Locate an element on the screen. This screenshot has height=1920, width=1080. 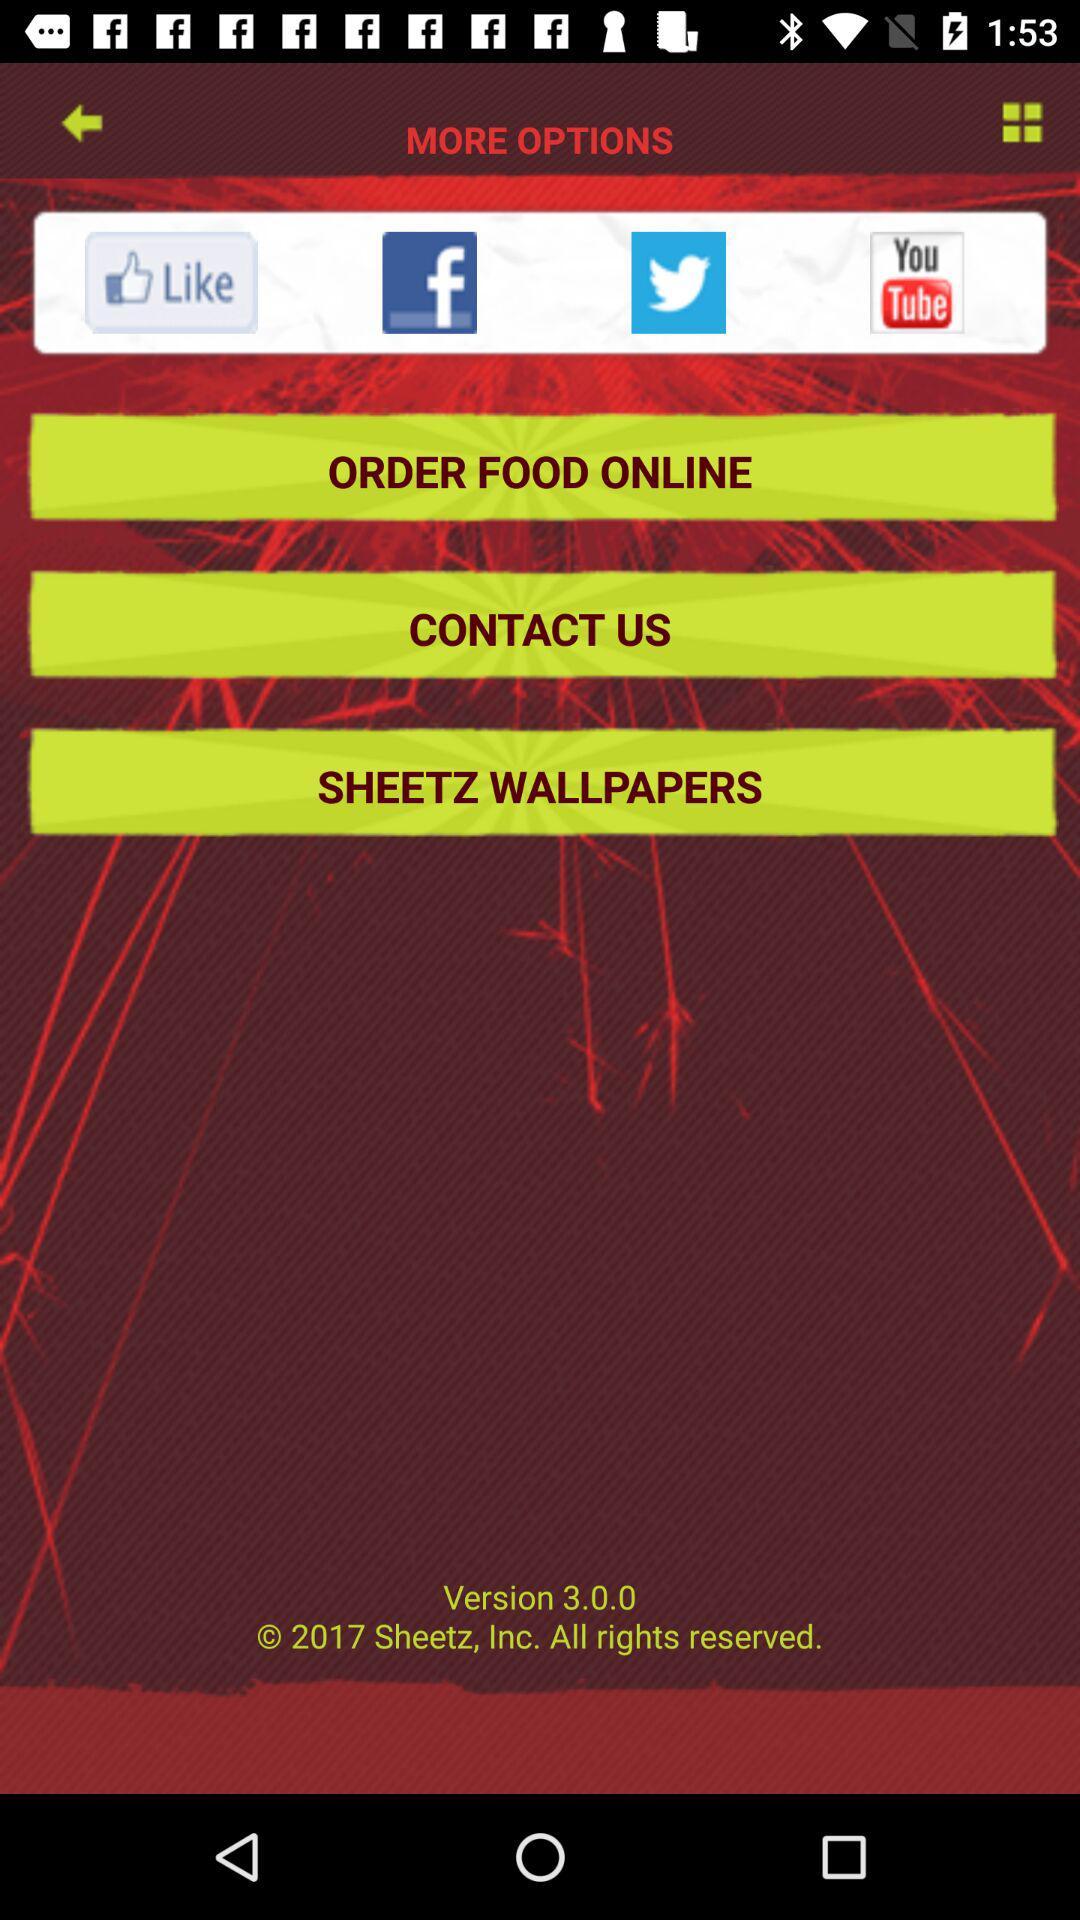
like is located at coordinates (170, 281).